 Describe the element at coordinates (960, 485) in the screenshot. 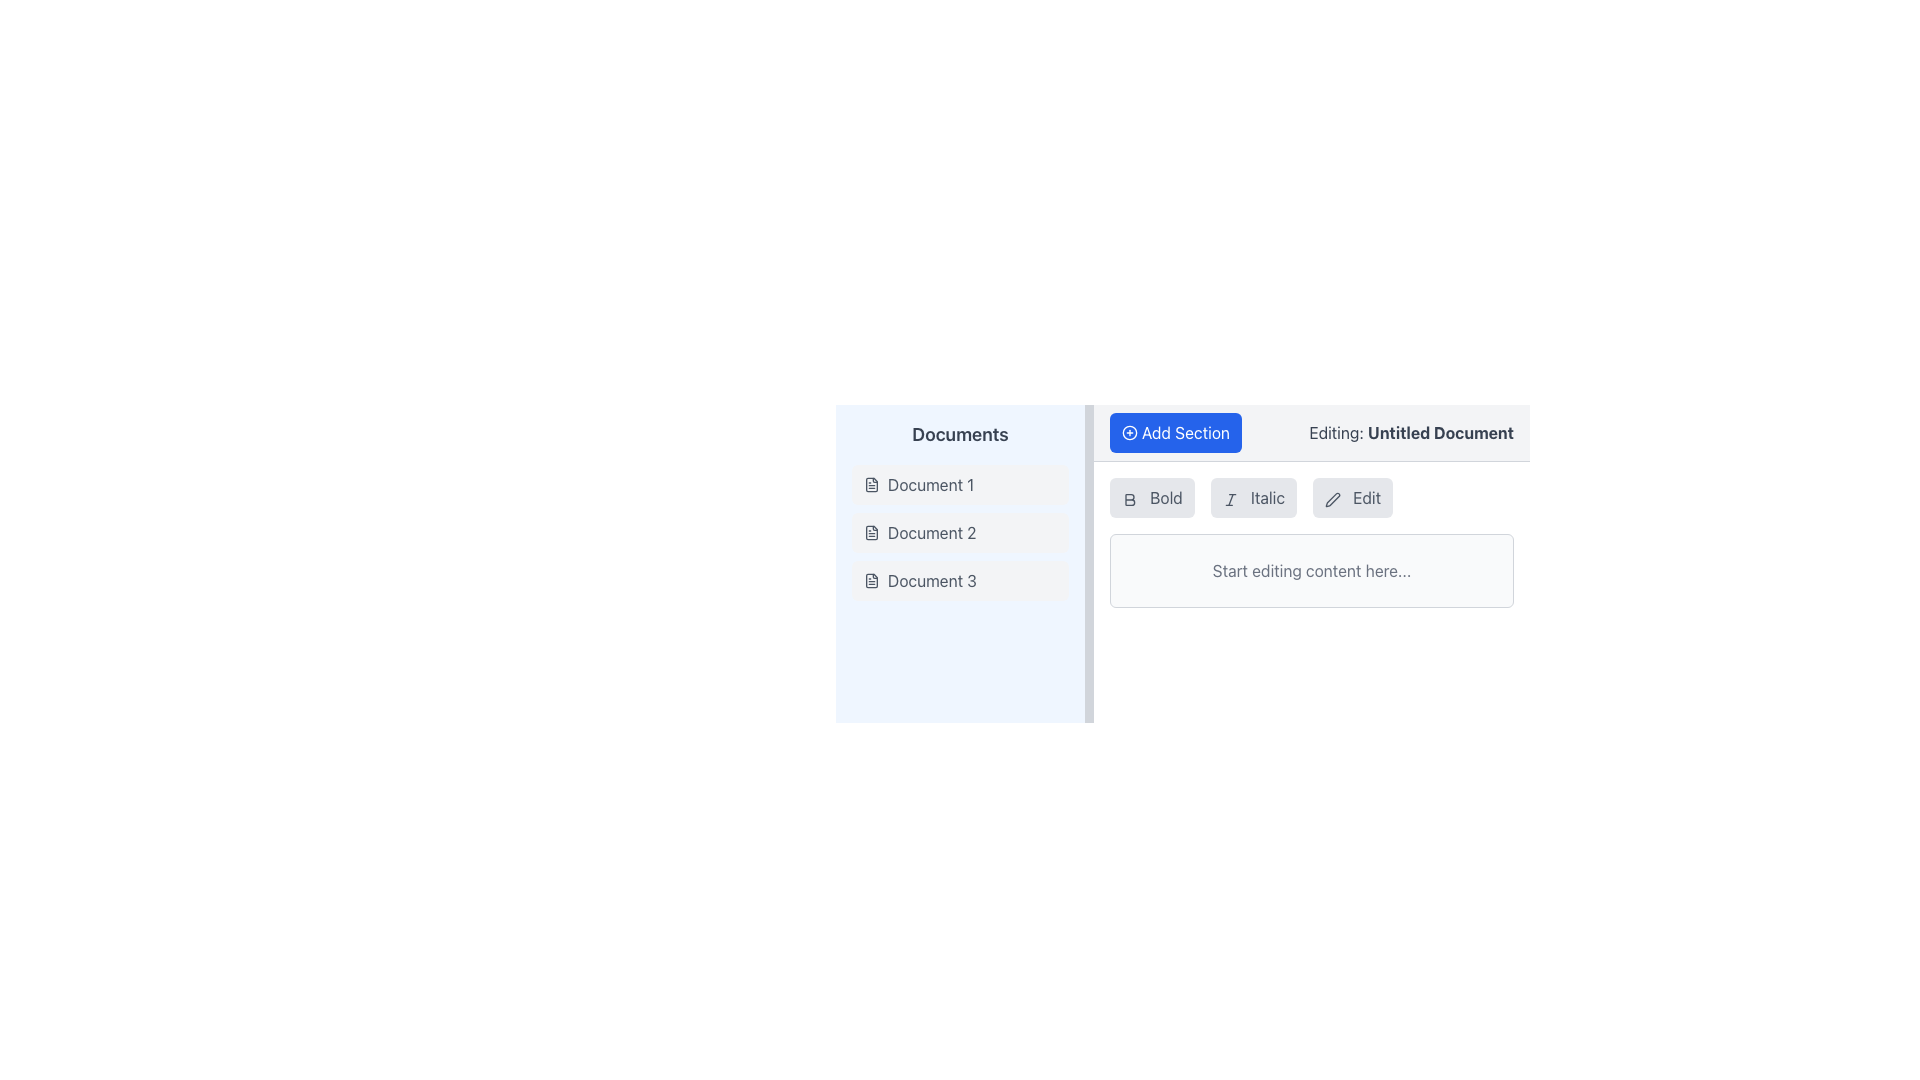

I see `the button labeled 'Document 1' in the vertical list of documents on the left side of the interface` at that location.